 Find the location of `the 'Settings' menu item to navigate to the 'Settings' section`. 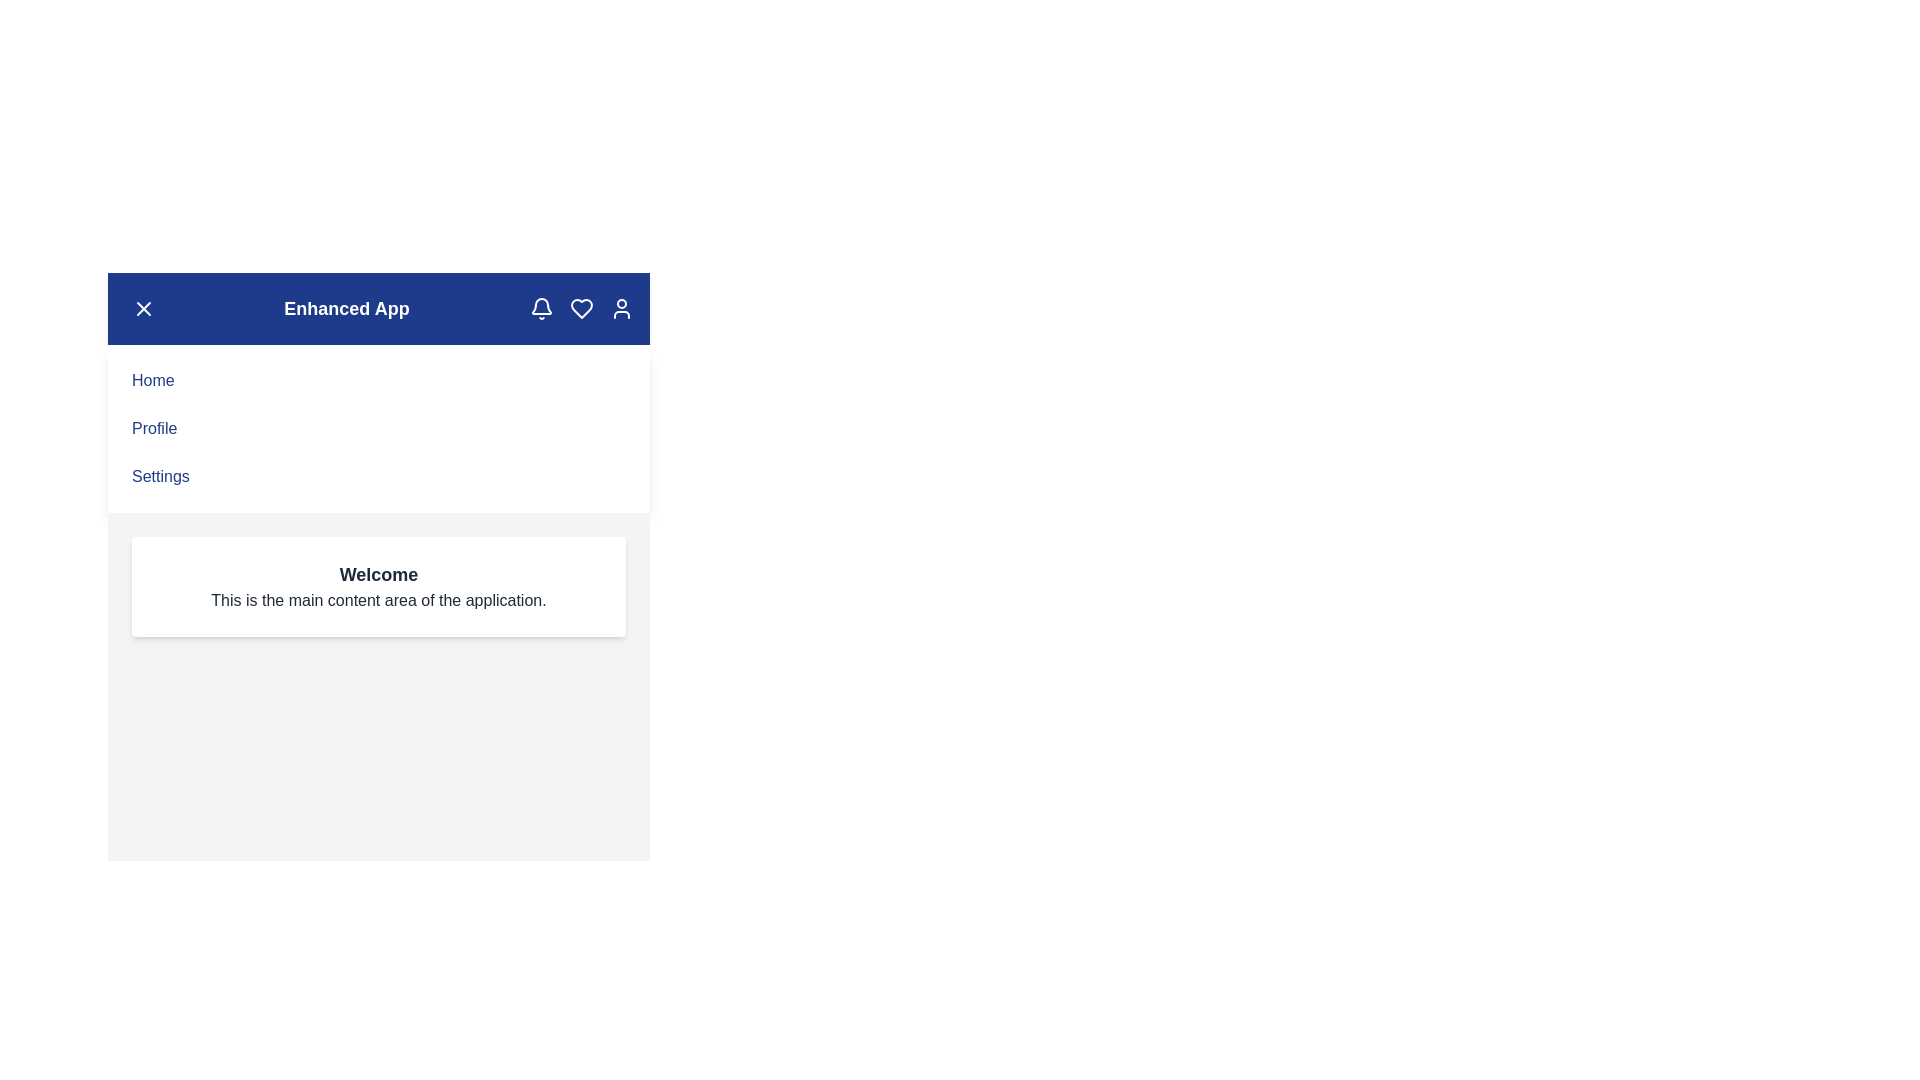

the 'Settings' menu item to navigate to the 'Settings' section is located at coordinates (158, 477).